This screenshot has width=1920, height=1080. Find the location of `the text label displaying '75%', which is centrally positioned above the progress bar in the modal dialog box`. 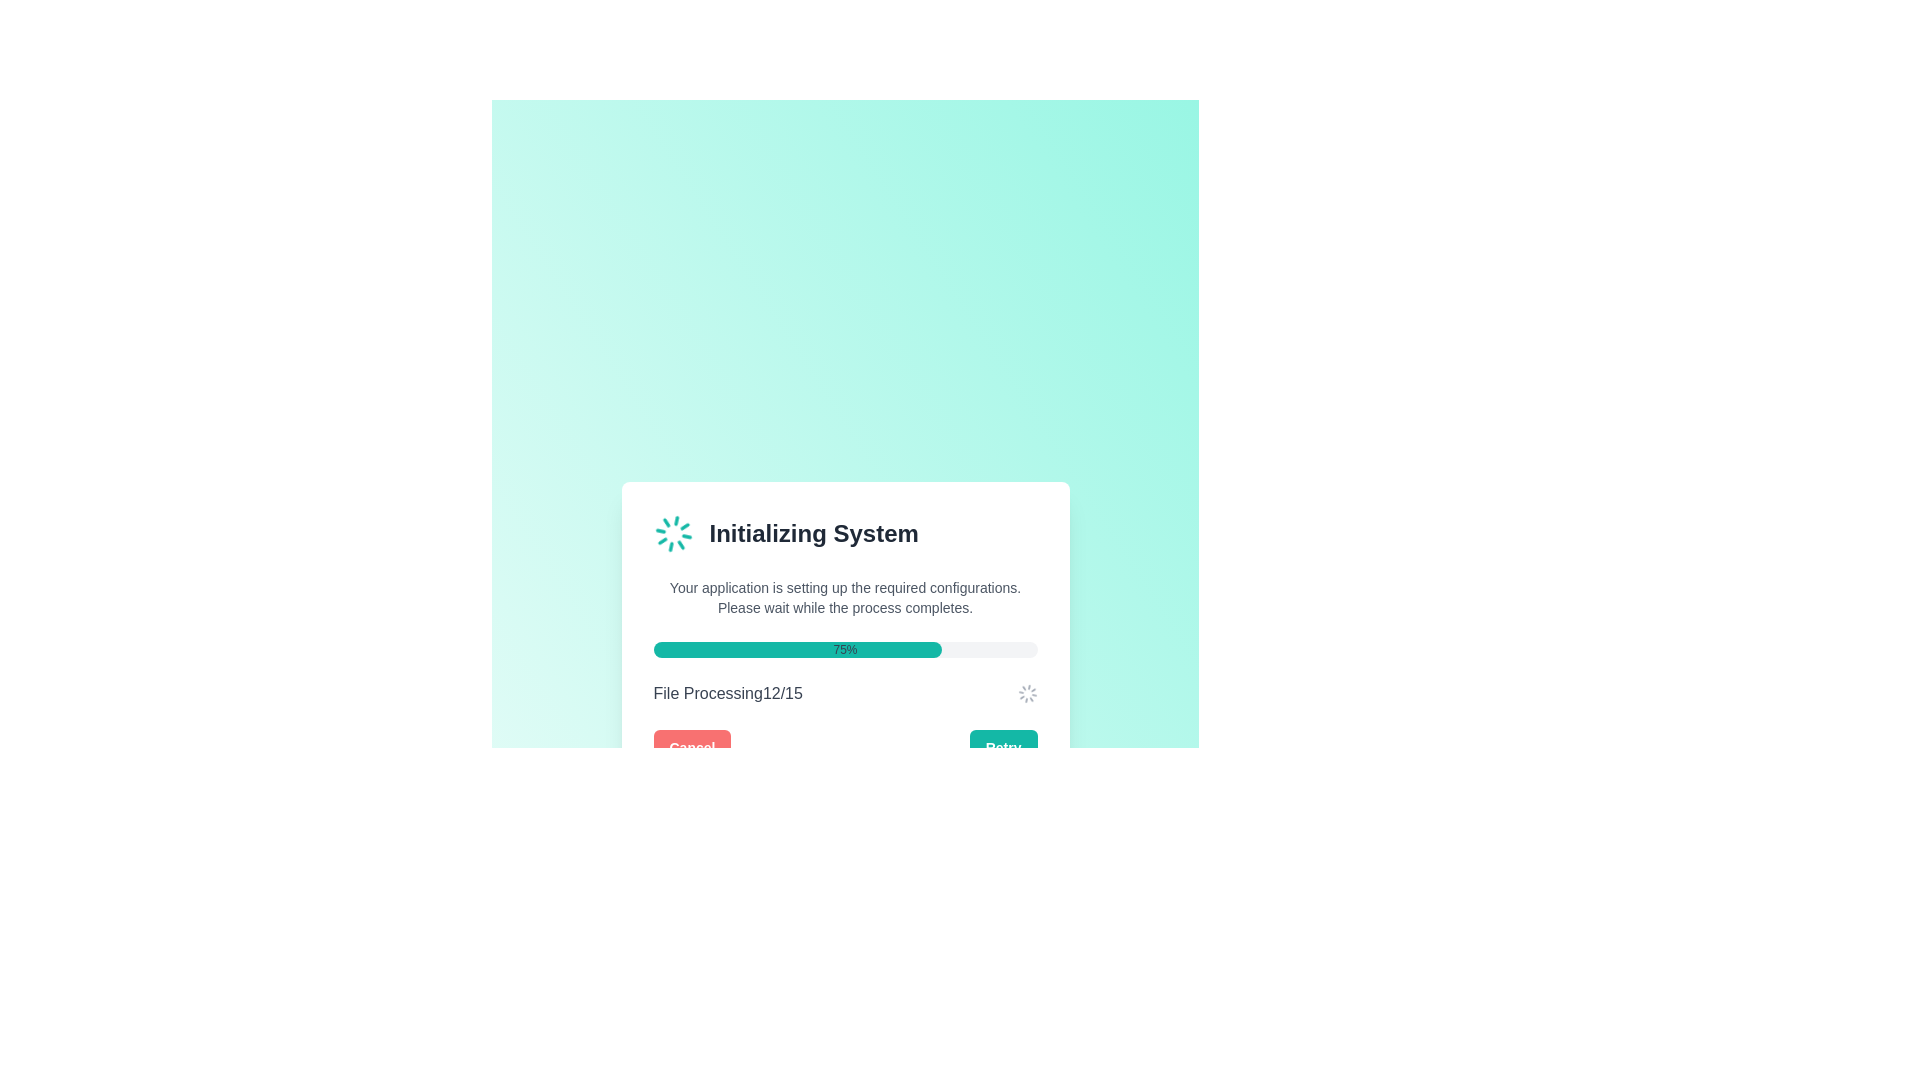

the text label displaying '75%', which is centrally positioned above the progress bar in the modal dialog box is located at coordinates (845, 650).